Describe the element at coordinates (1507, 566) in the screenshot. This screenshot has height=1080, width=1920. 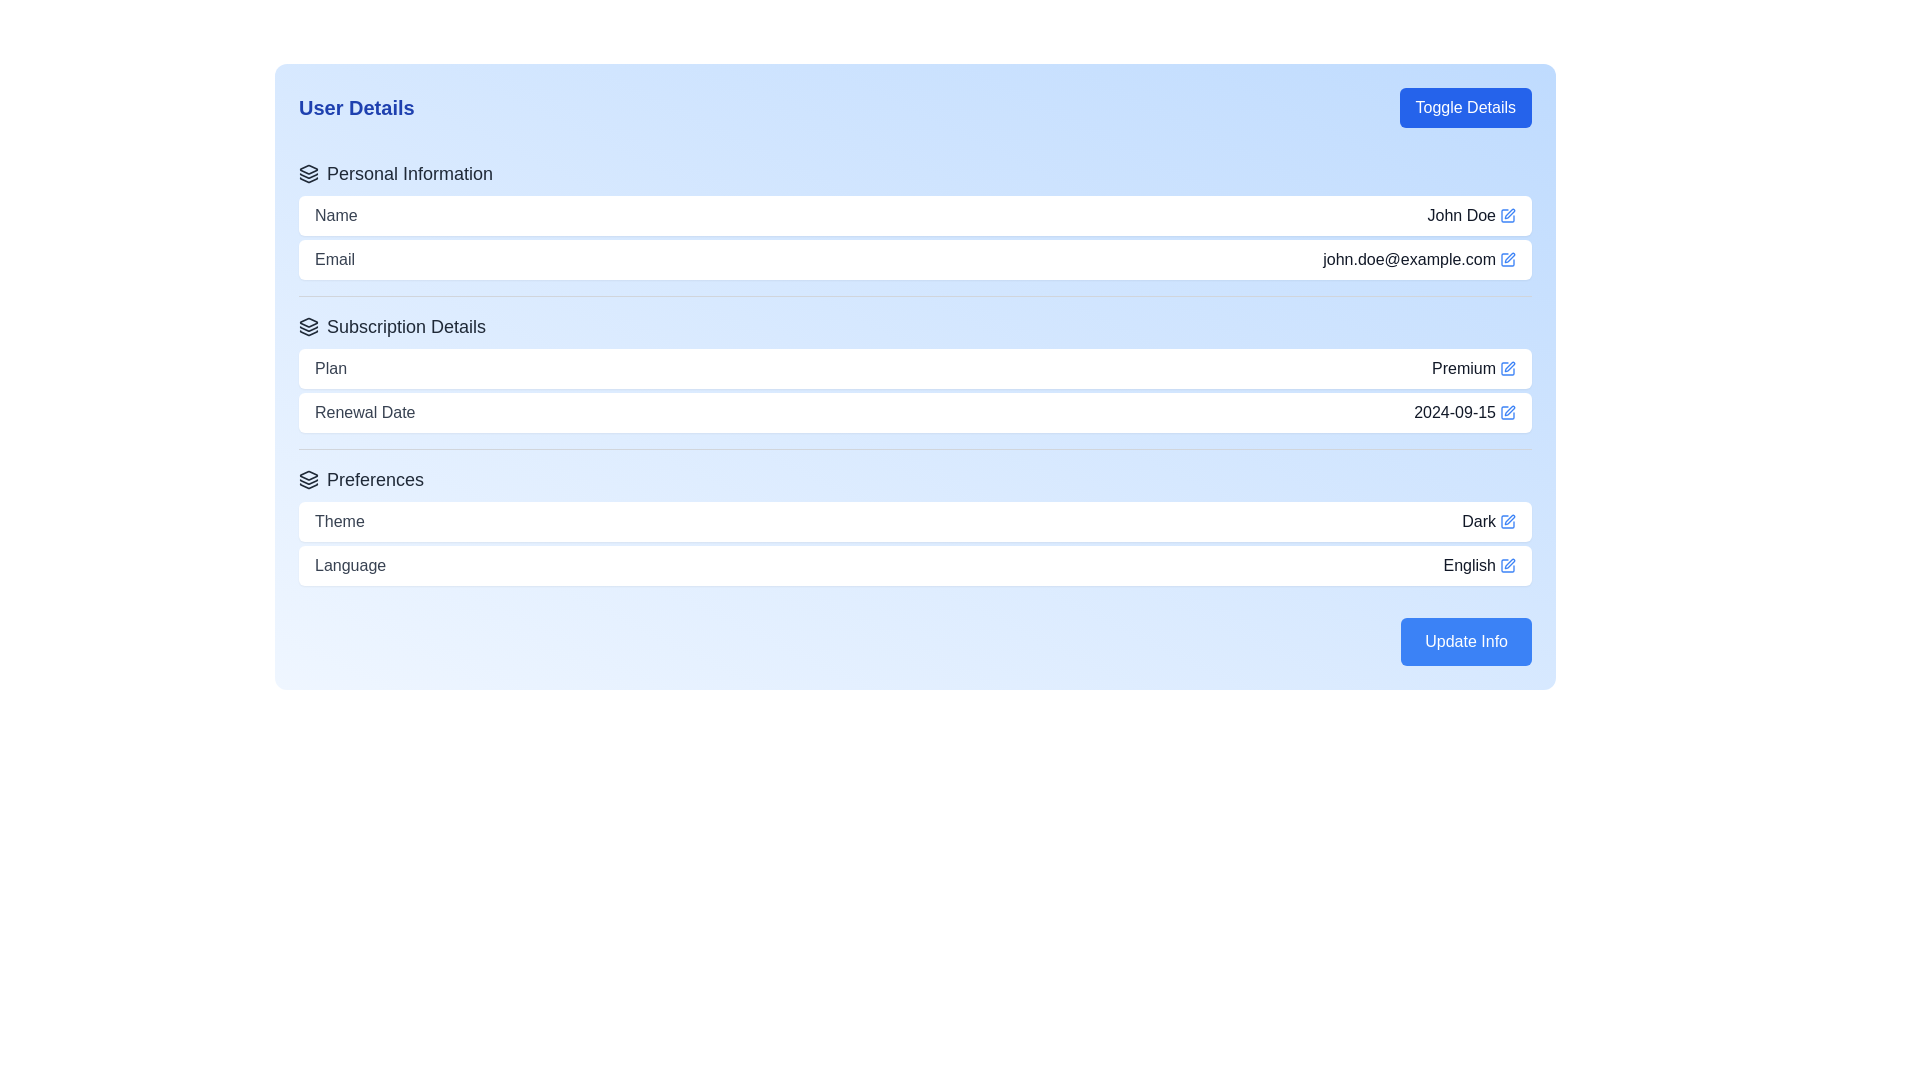
I see `the edit icon, a small square with a pen overlay, located to the right of the 'Plan' text field in the 'Subscription Details' section, beside the 'Premium' text` at that location.